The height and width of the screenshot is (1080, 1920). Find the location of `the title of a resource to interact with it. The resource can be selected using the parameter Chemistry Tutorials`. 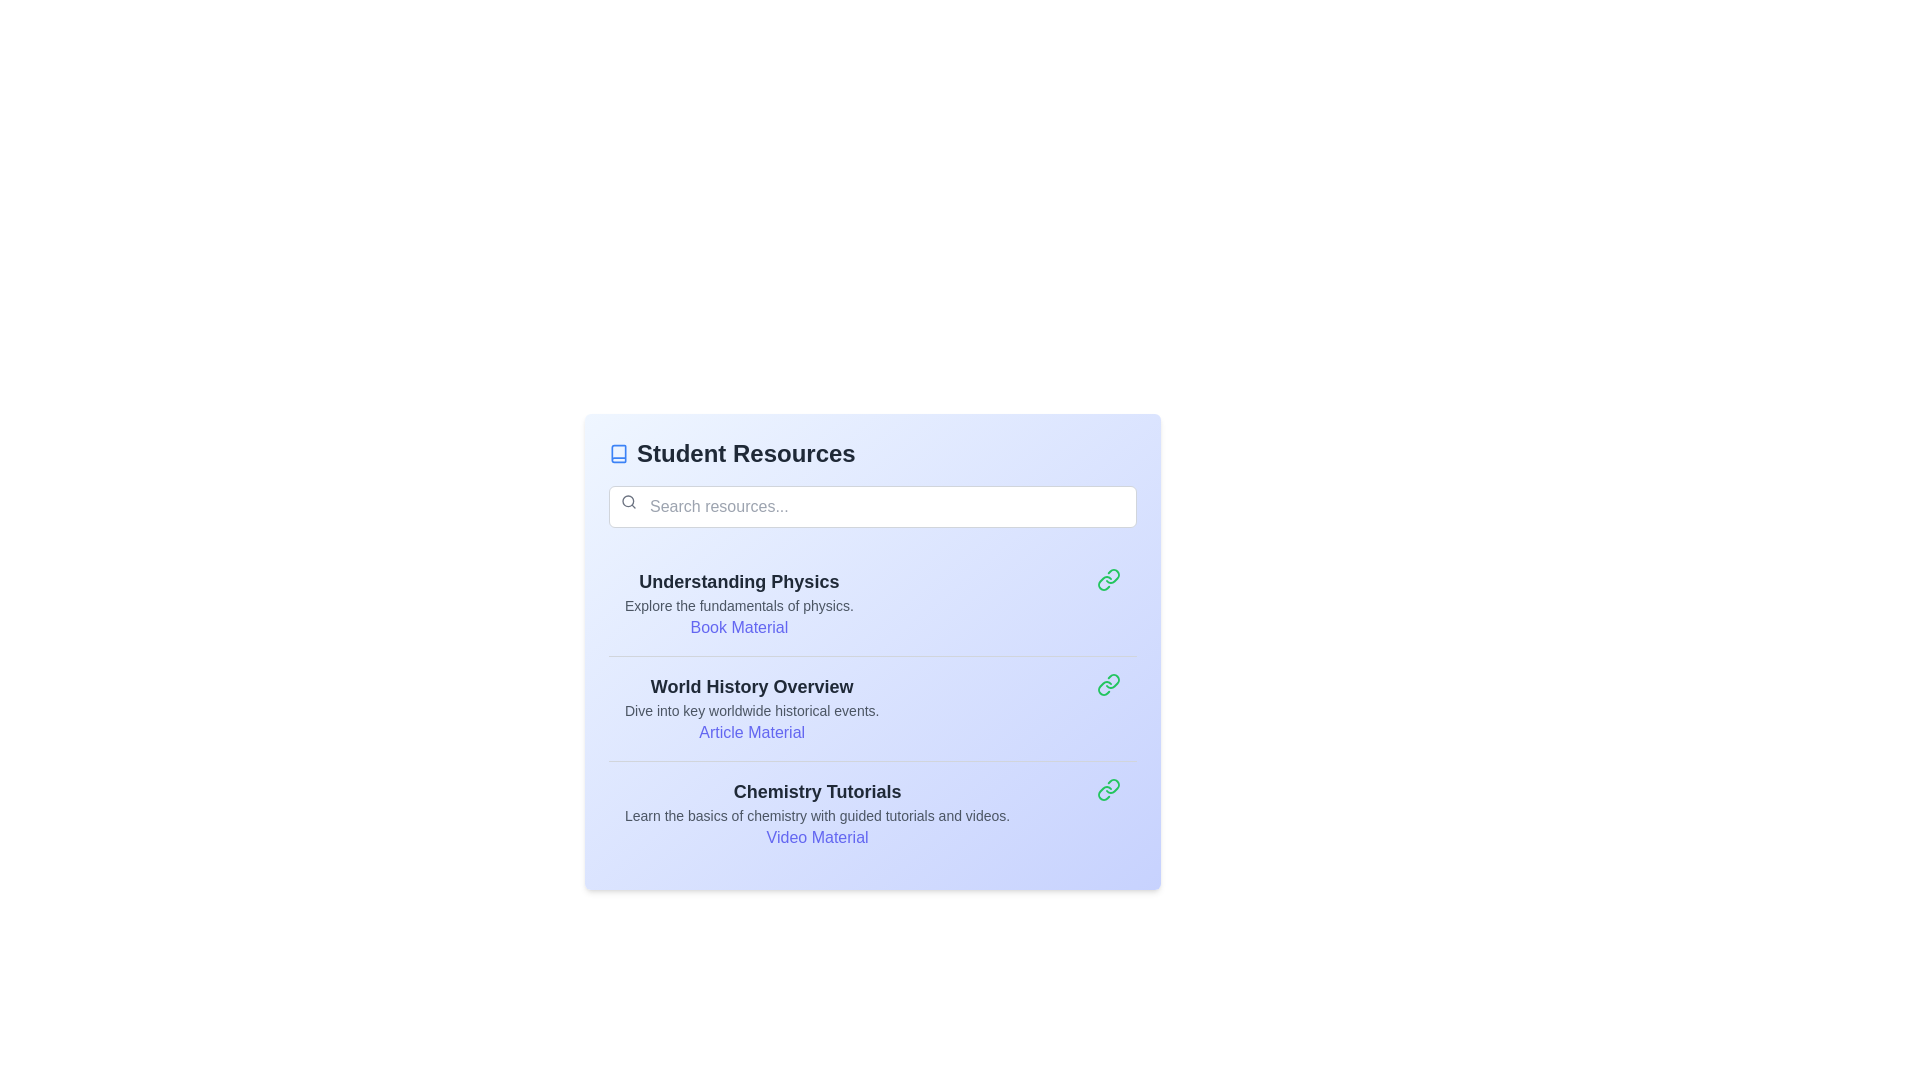

the title of a resource to interact with it. The resource can be selected using the parameter Chemistry Tutorials is located at coordinates (817, 790).